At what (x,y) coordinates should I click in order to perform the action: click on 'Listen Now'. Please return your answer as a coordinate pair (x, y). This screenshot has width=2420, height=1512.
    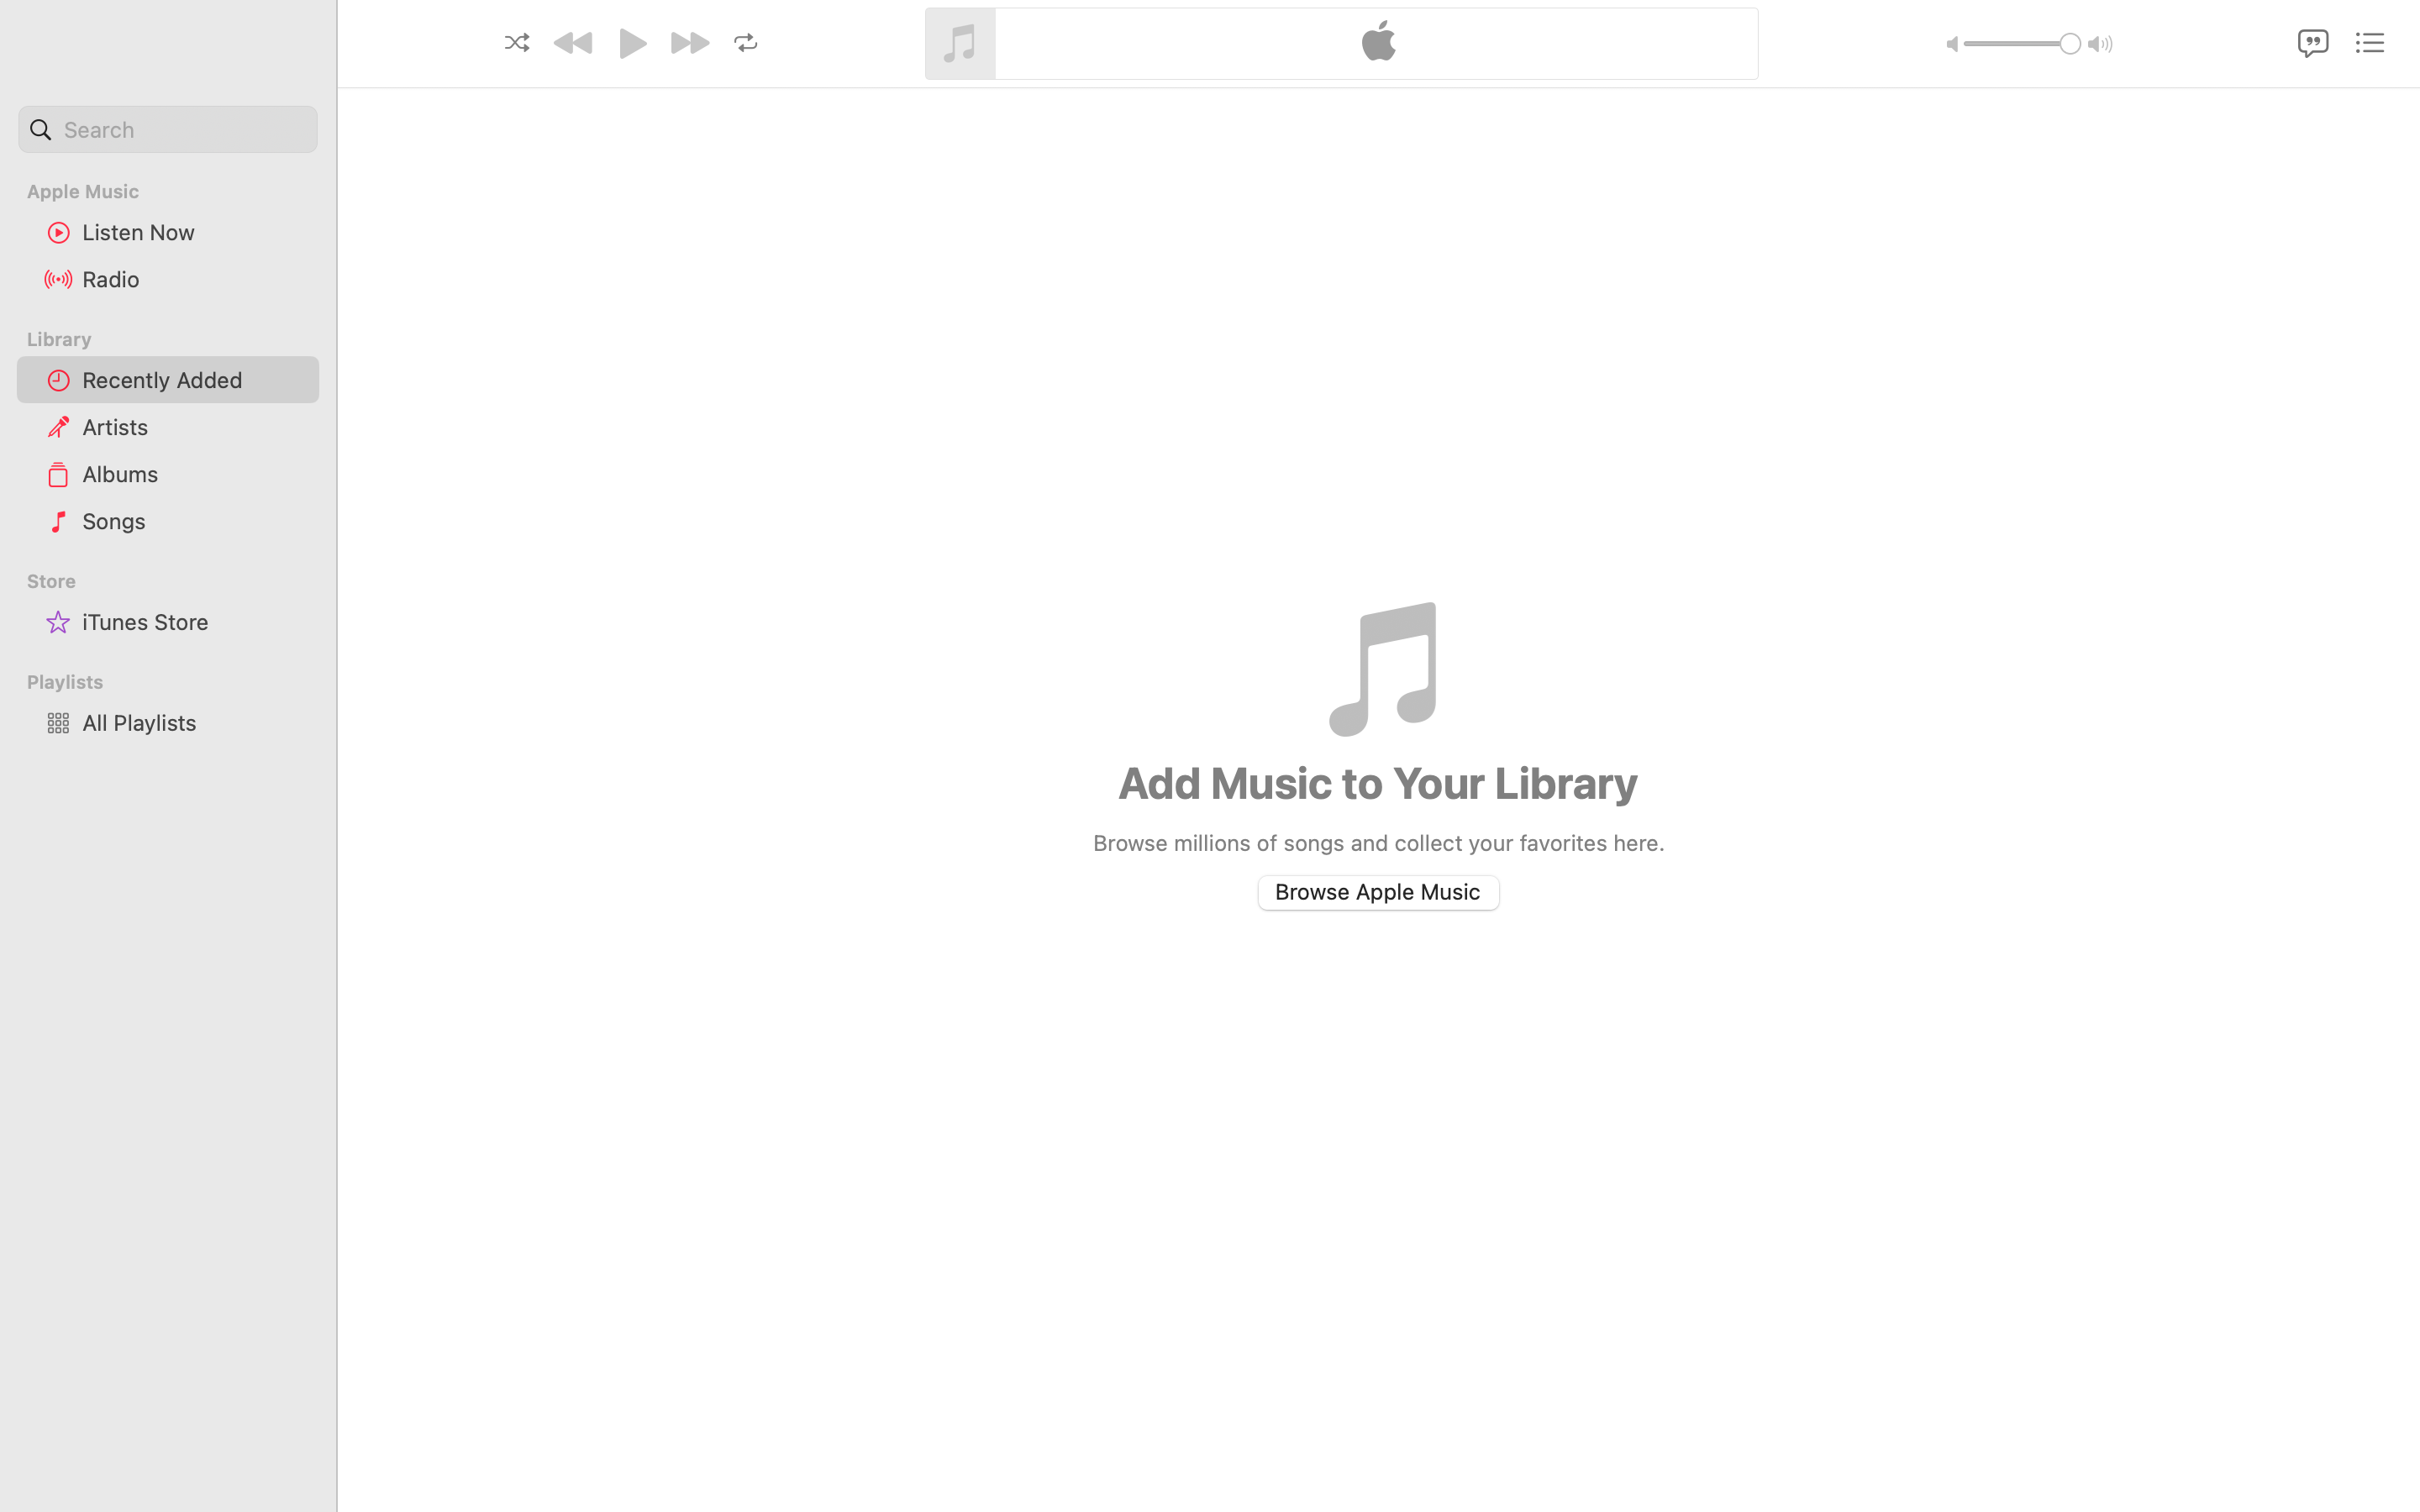
    Looking at the image, I should click on (192, 230).